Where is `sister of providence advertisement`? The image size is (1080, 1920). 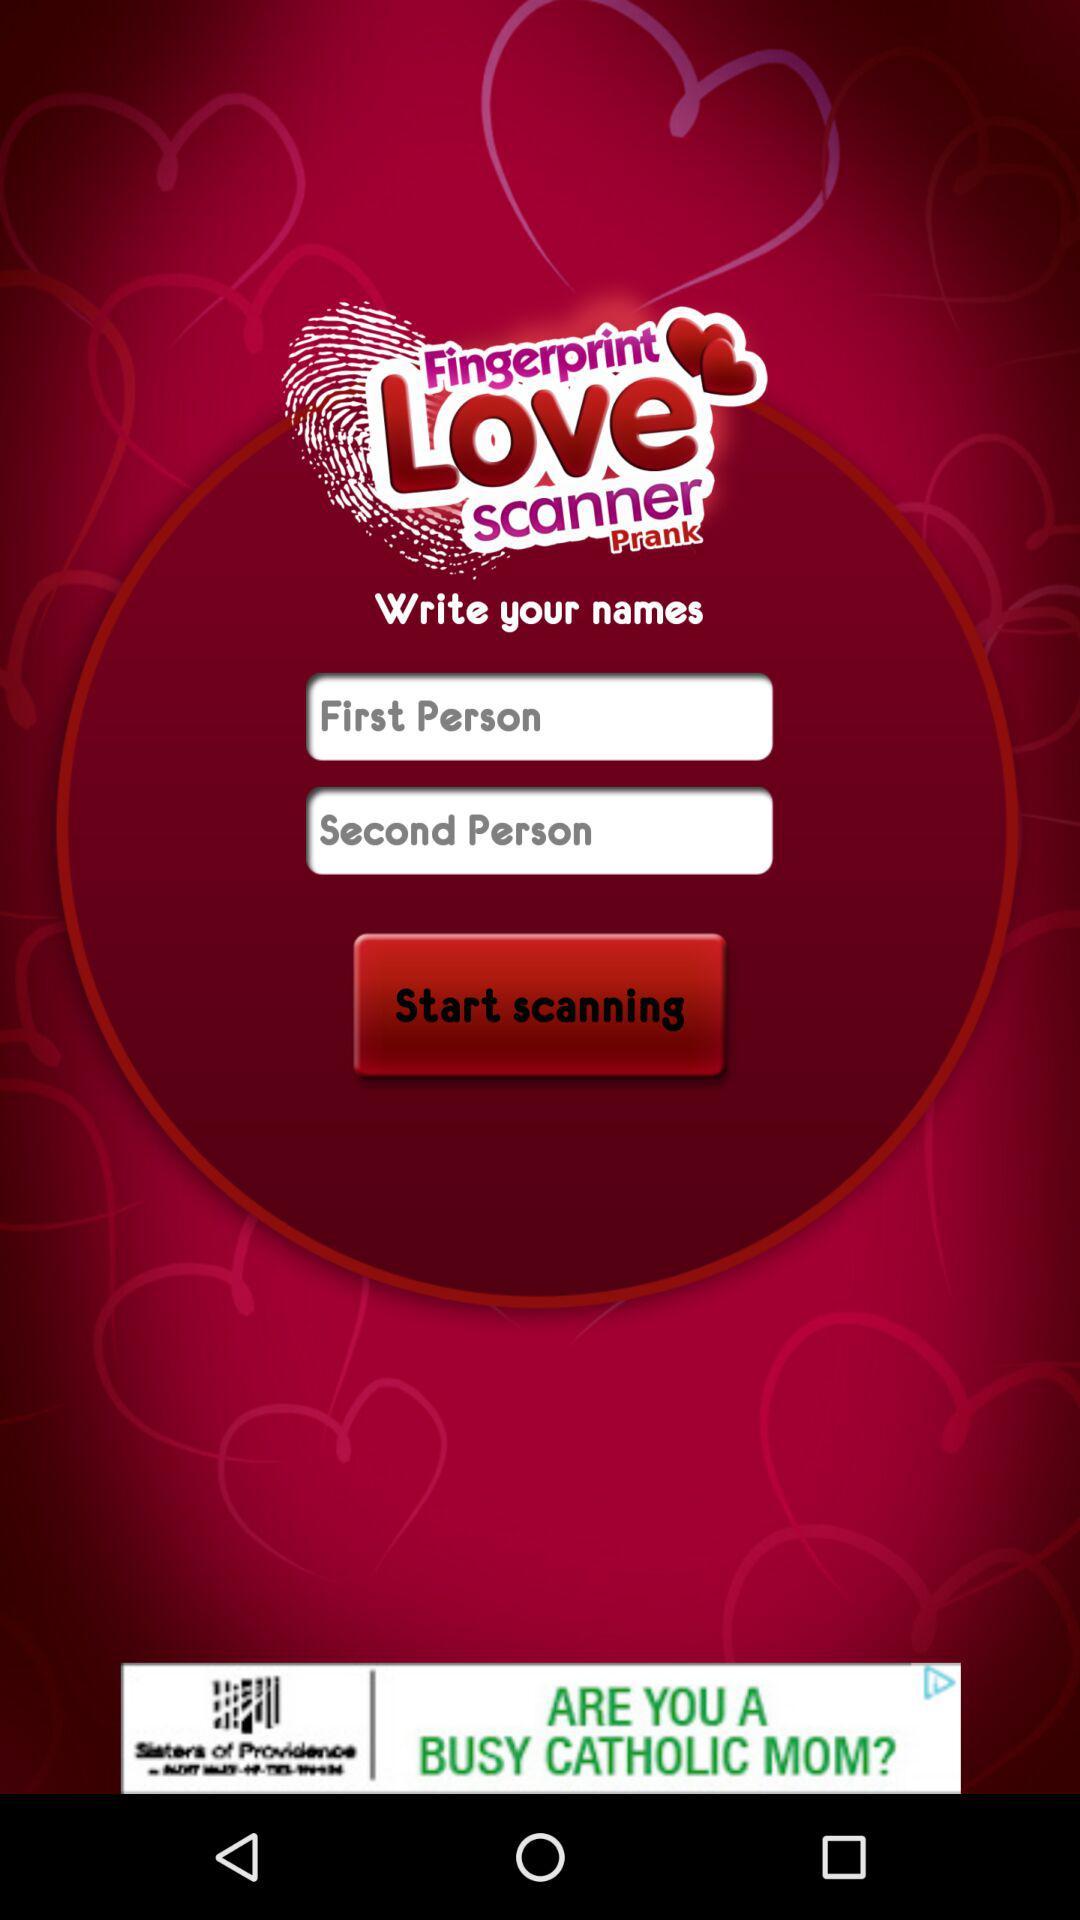
sister of providence advertisement is located at coordinates (540, 1727).